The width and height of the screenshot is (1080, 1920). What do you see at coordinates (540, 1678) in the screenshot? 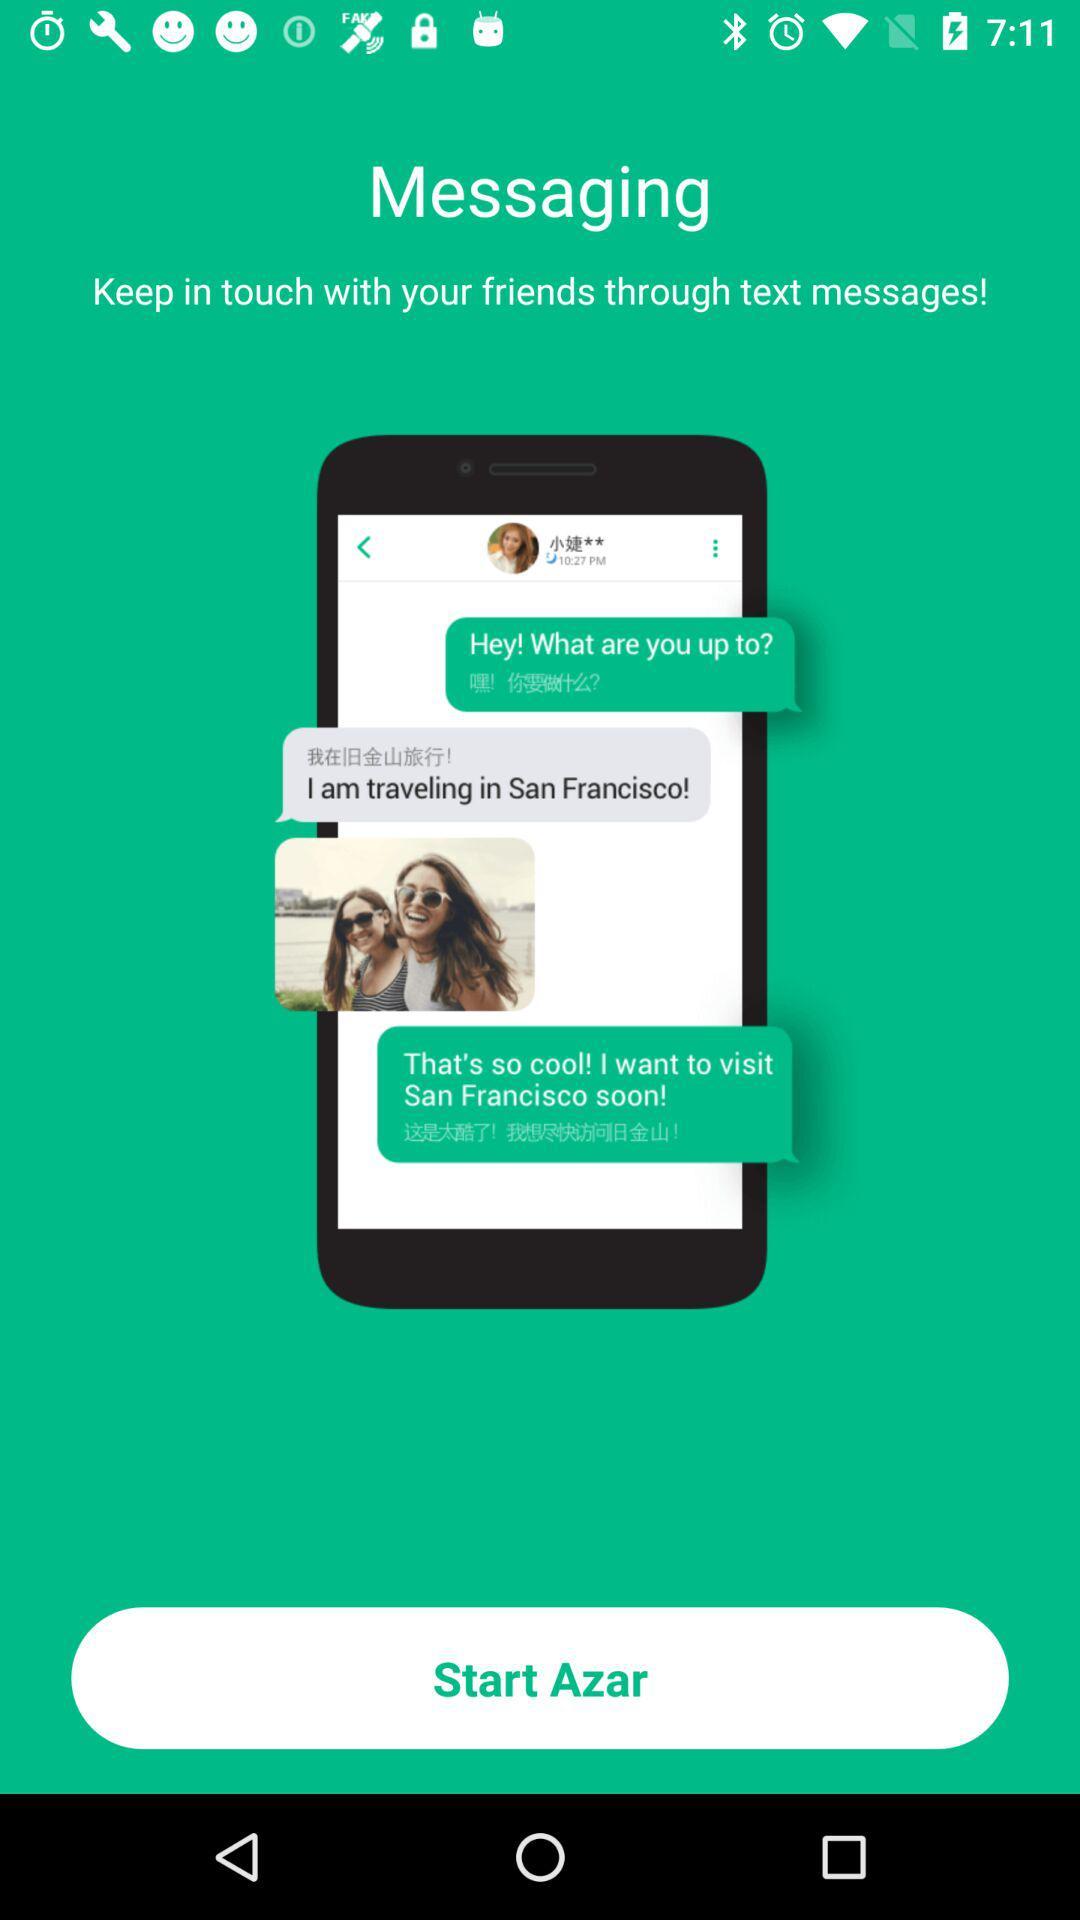
I see `start azar` at bounding box center [540, 1678].